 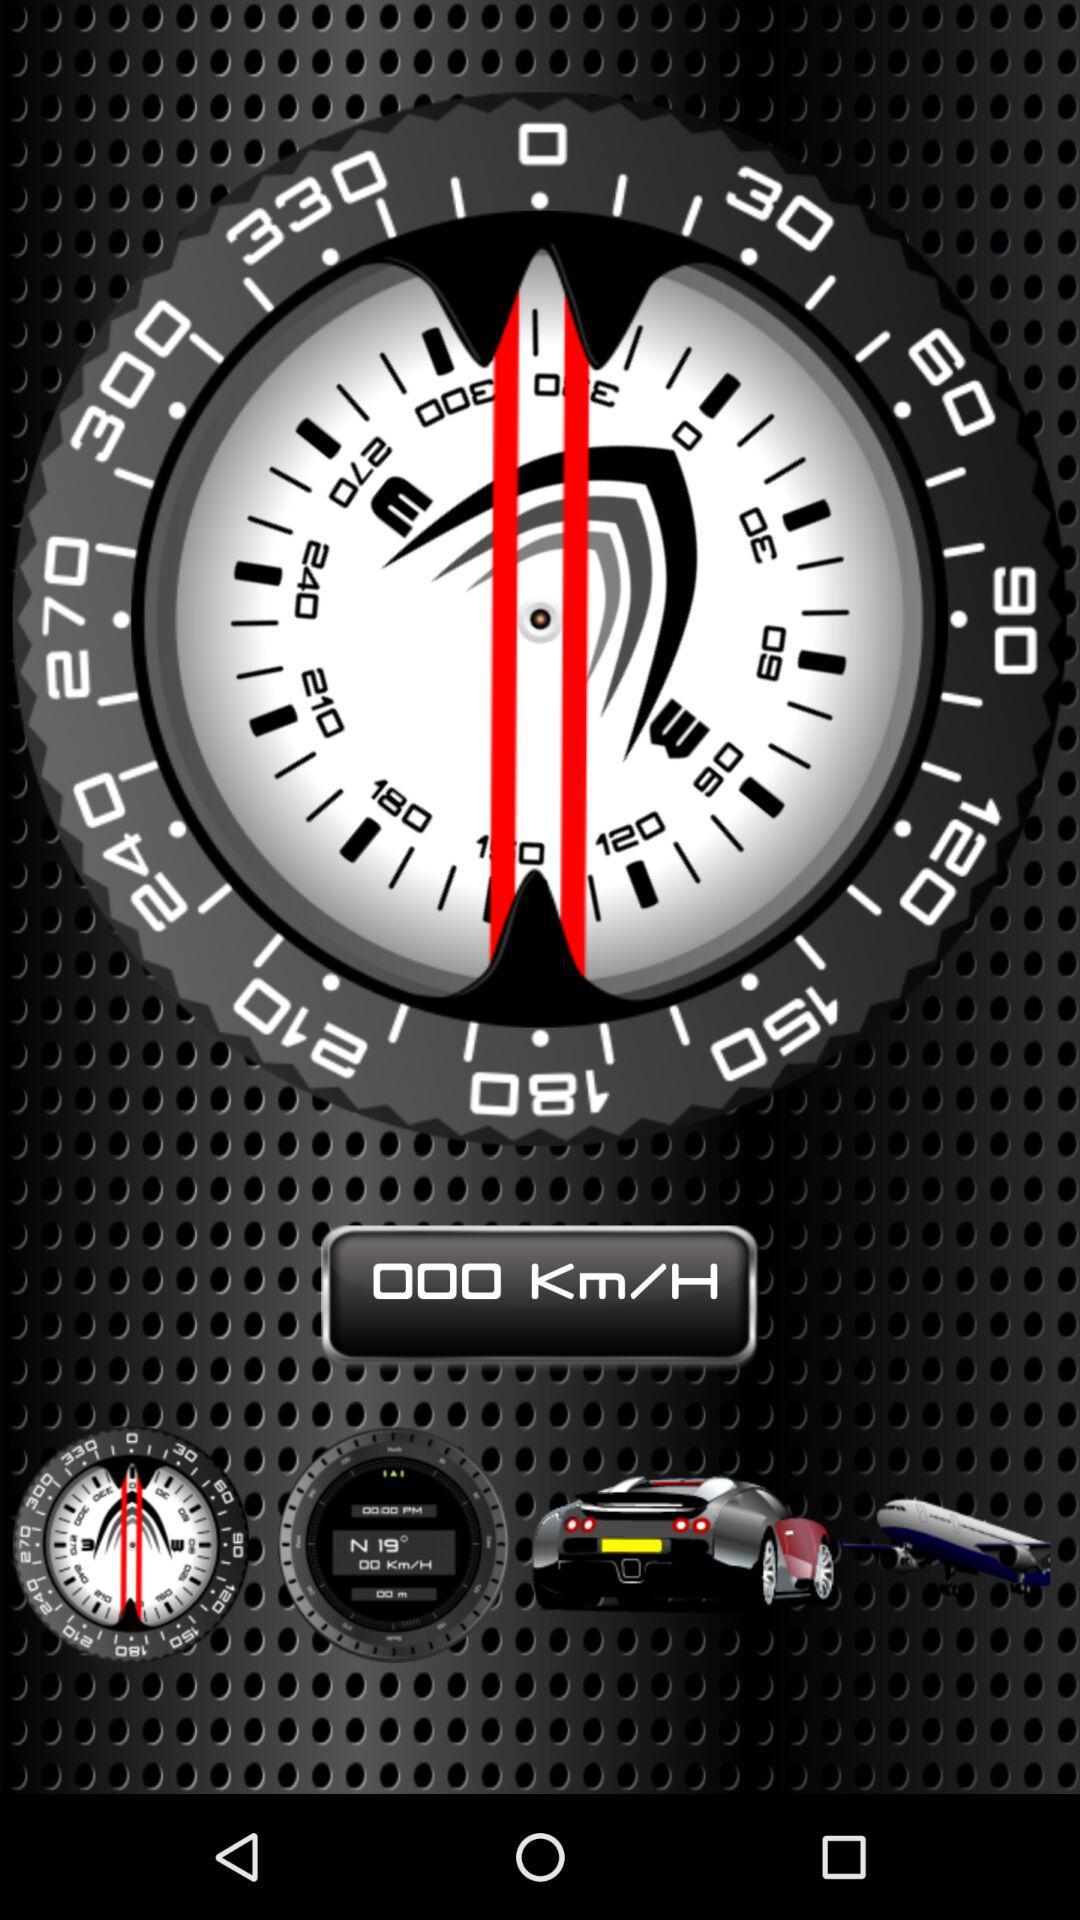 What do you see at coordinates (944, 1530) in the screenshot?
I see `the item at the bottom right corner` at bounding box center [944, 1530].